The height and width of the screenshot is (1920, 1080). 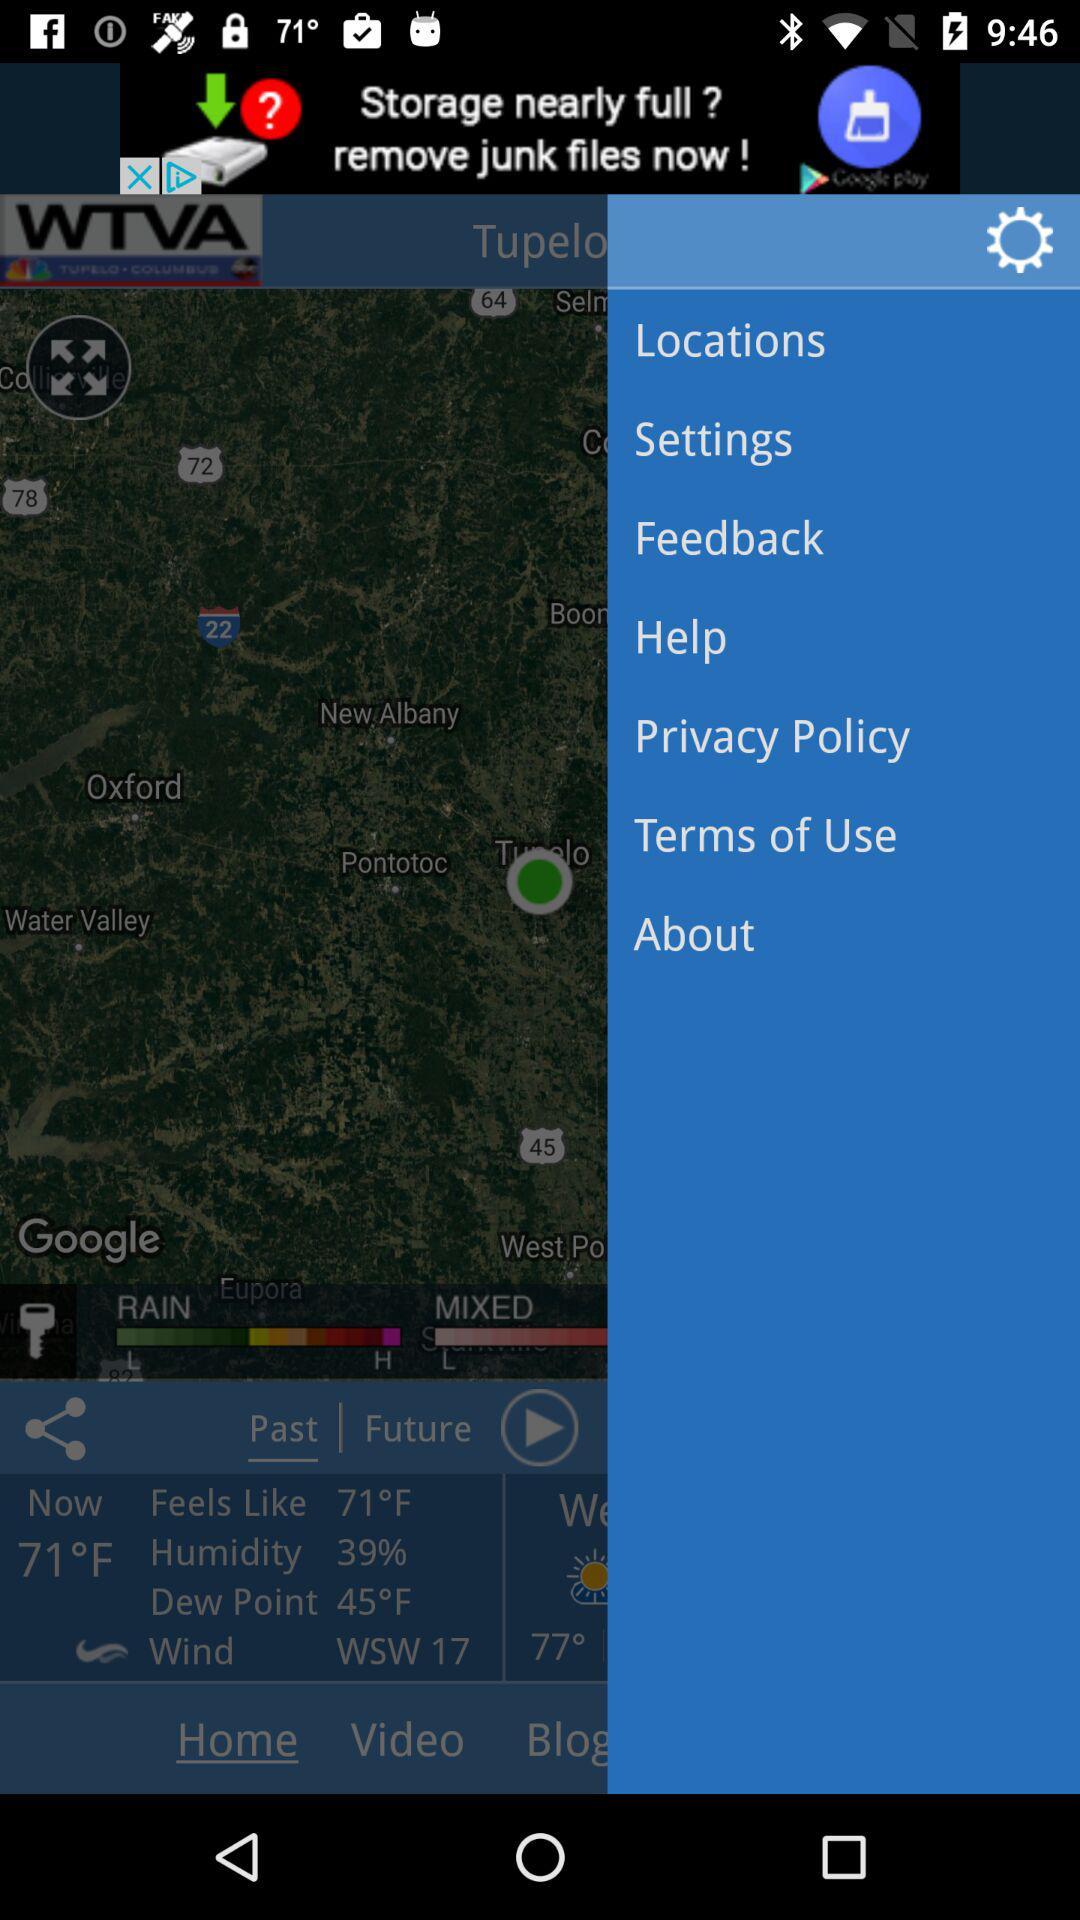 I want to click on the pause icon, so click(x=131, y=240).